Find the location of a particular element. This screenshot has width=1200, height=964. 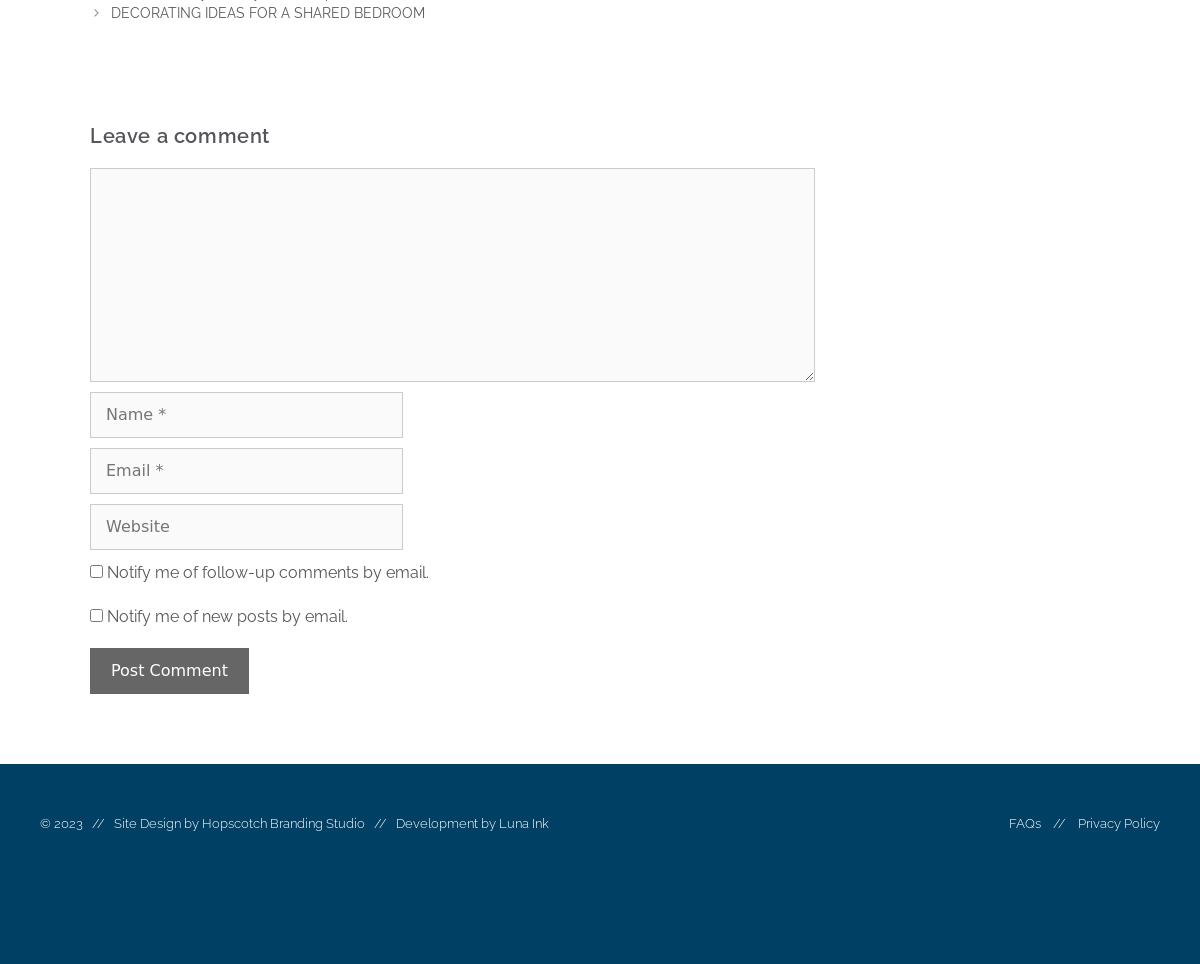

'FAQs' is located at coordinates (1023, 822).